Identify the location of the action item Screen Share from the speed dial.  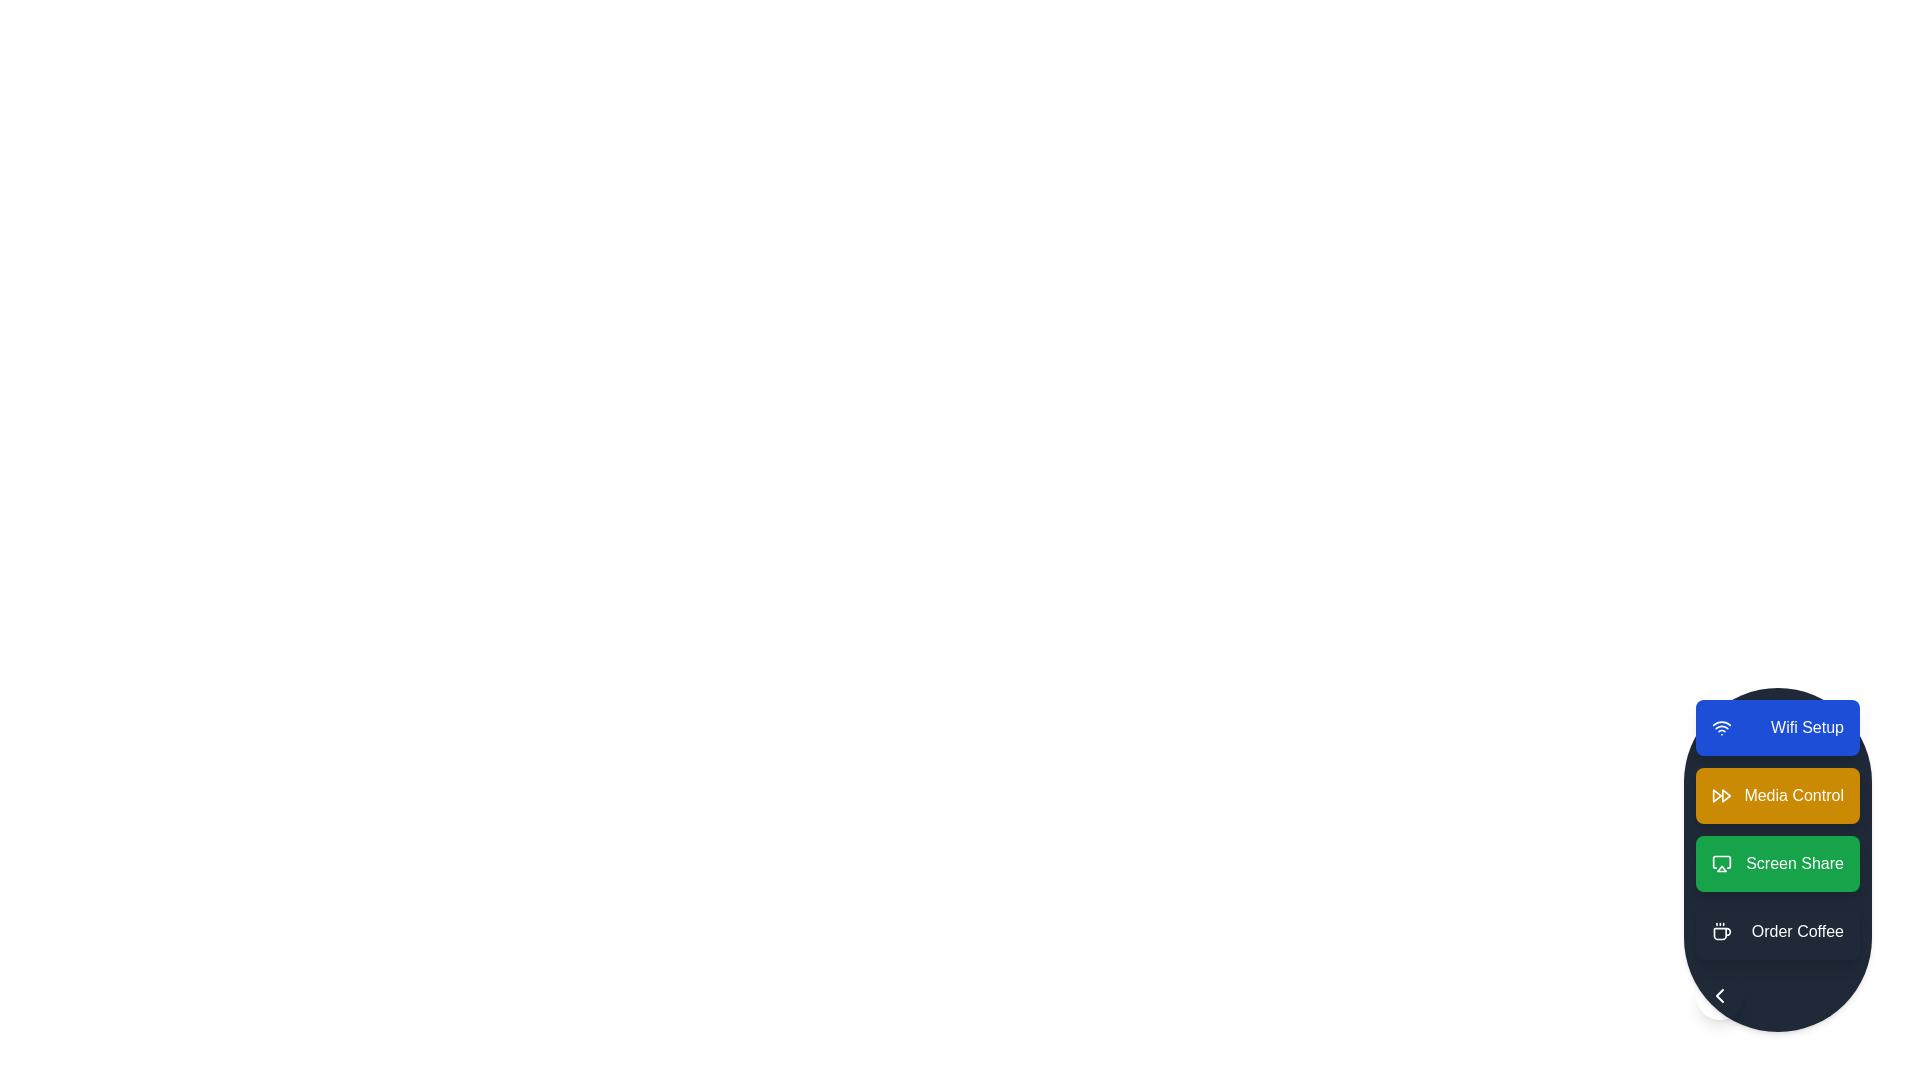
(1778, 863).